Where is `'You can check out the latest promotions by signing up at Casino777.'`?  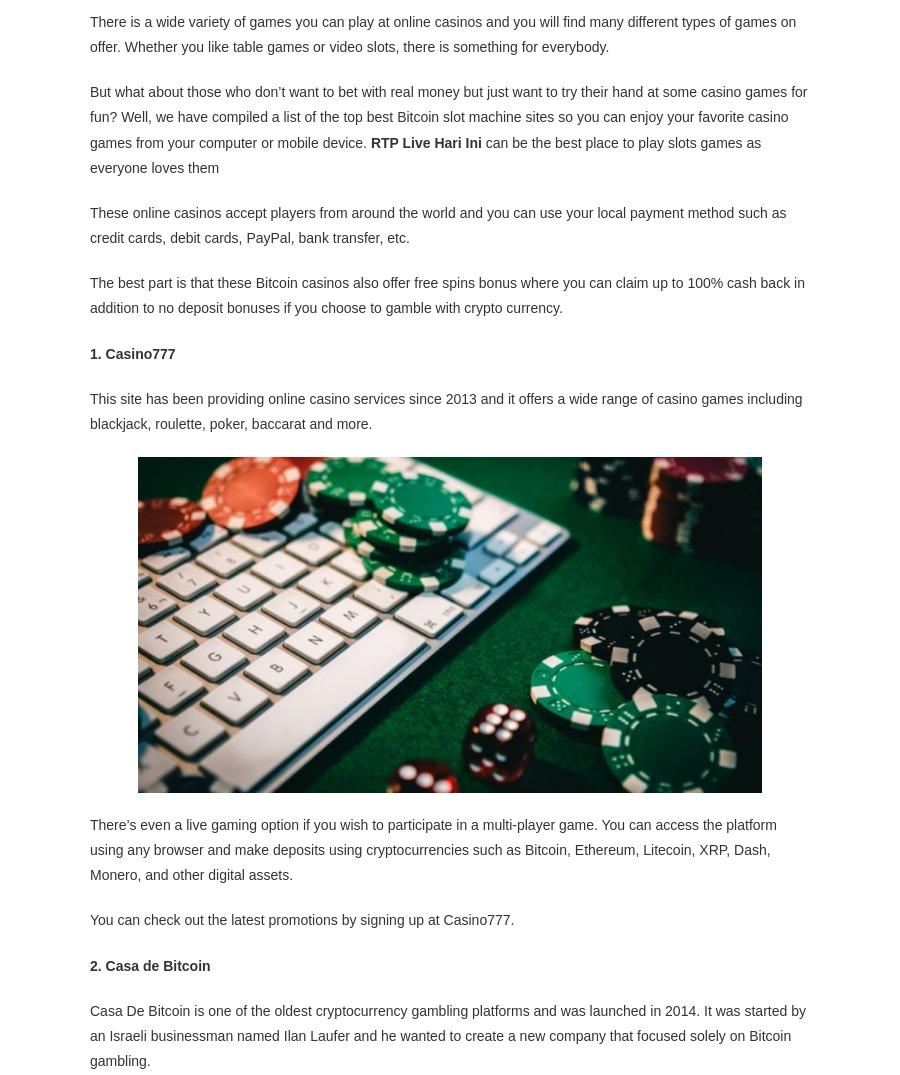 'You can check out the latest promotions by signing up at Casino777.' is located at coordinates (301, 918).